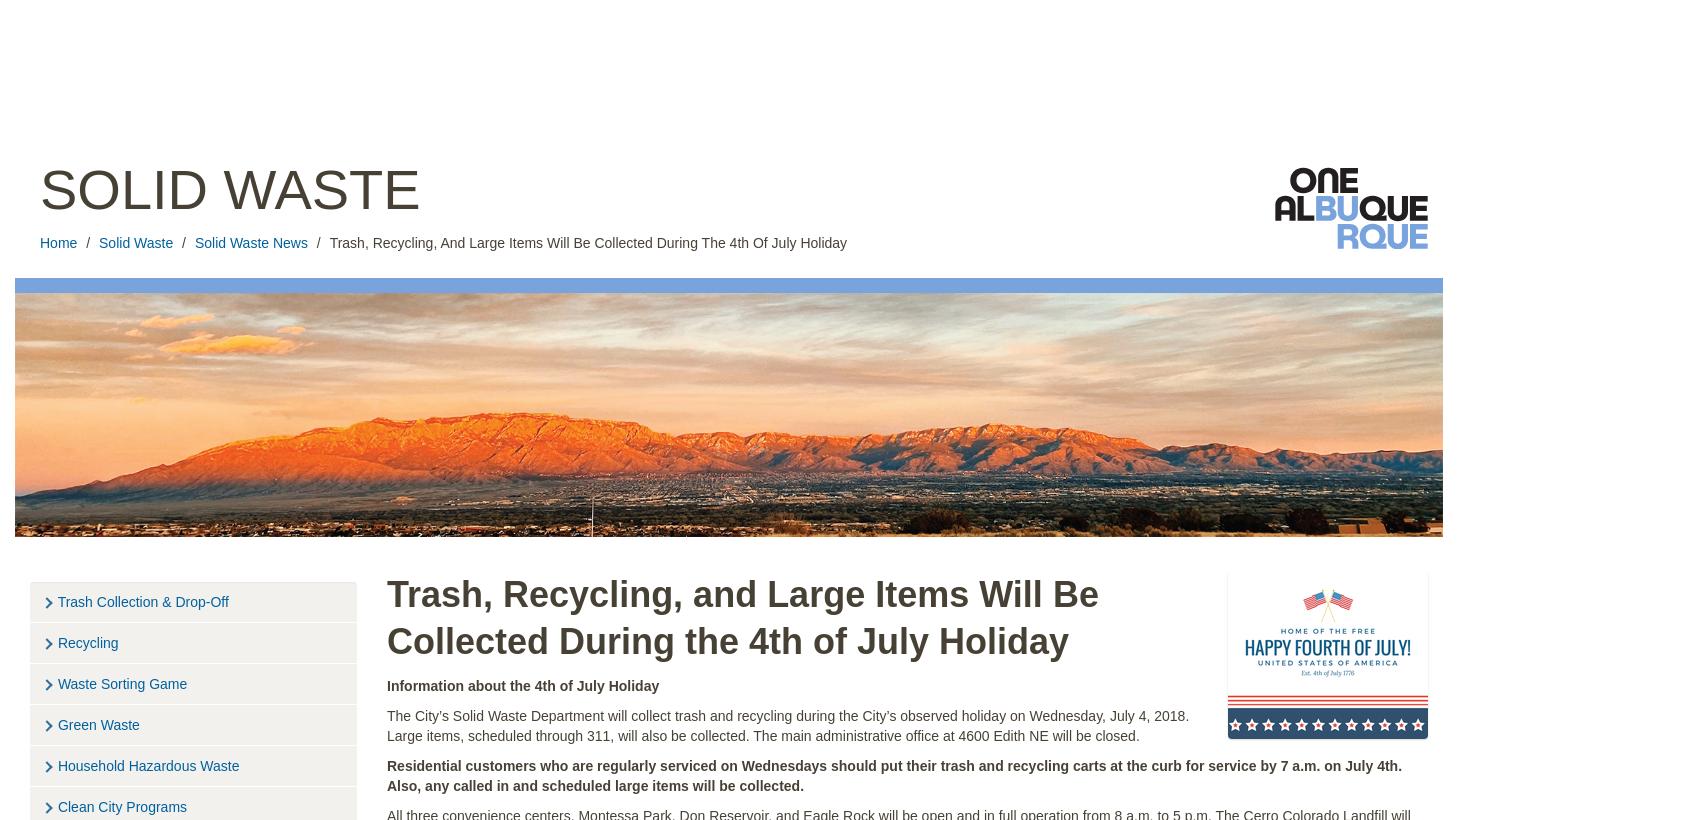 The height and width of the screenshot is (820, 1708). Describe the element at coordinates (742, 615) in the screenshot. I see `'Trash, Recycling, and Large Items Will Be Collected During the 4th of July Holiday'` at that location.